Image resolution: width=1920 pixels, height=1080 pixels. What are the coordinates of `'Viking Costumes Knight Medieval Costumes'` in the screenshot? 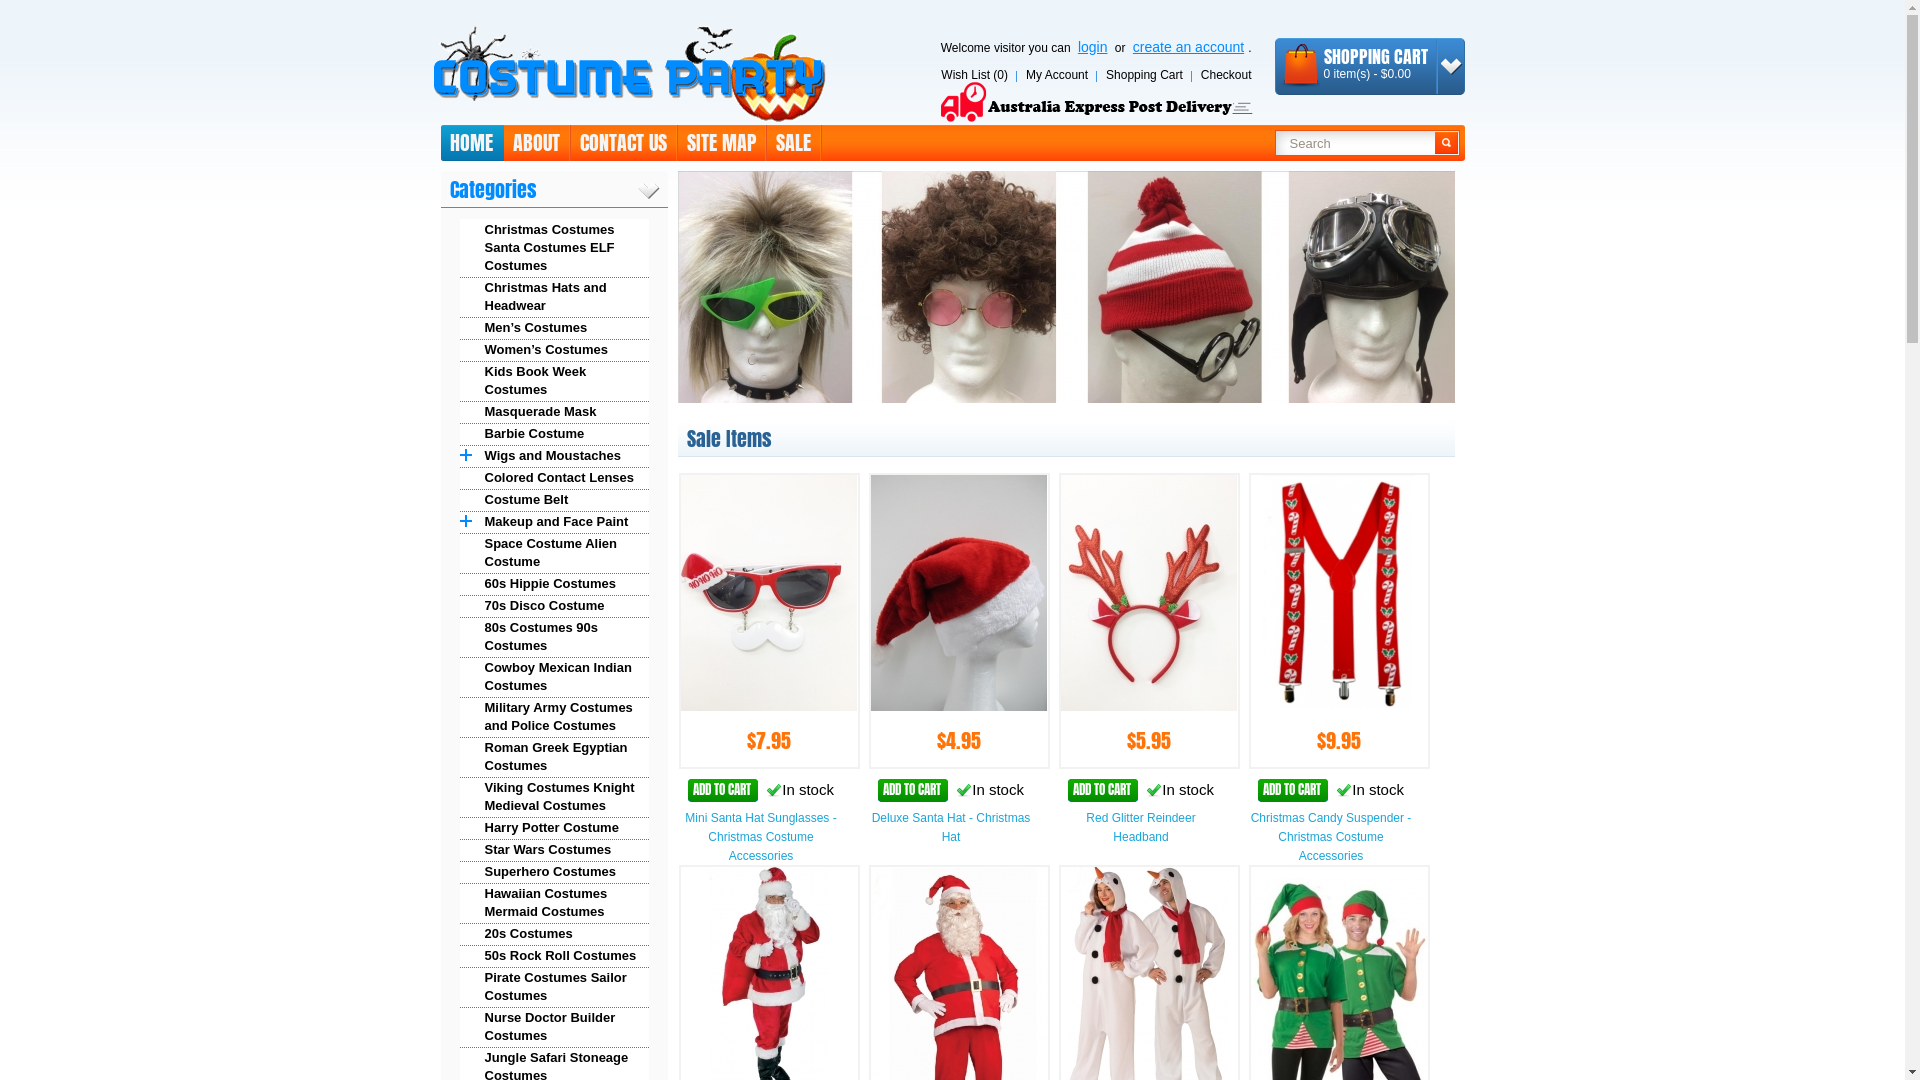 It's located at (554, 796).